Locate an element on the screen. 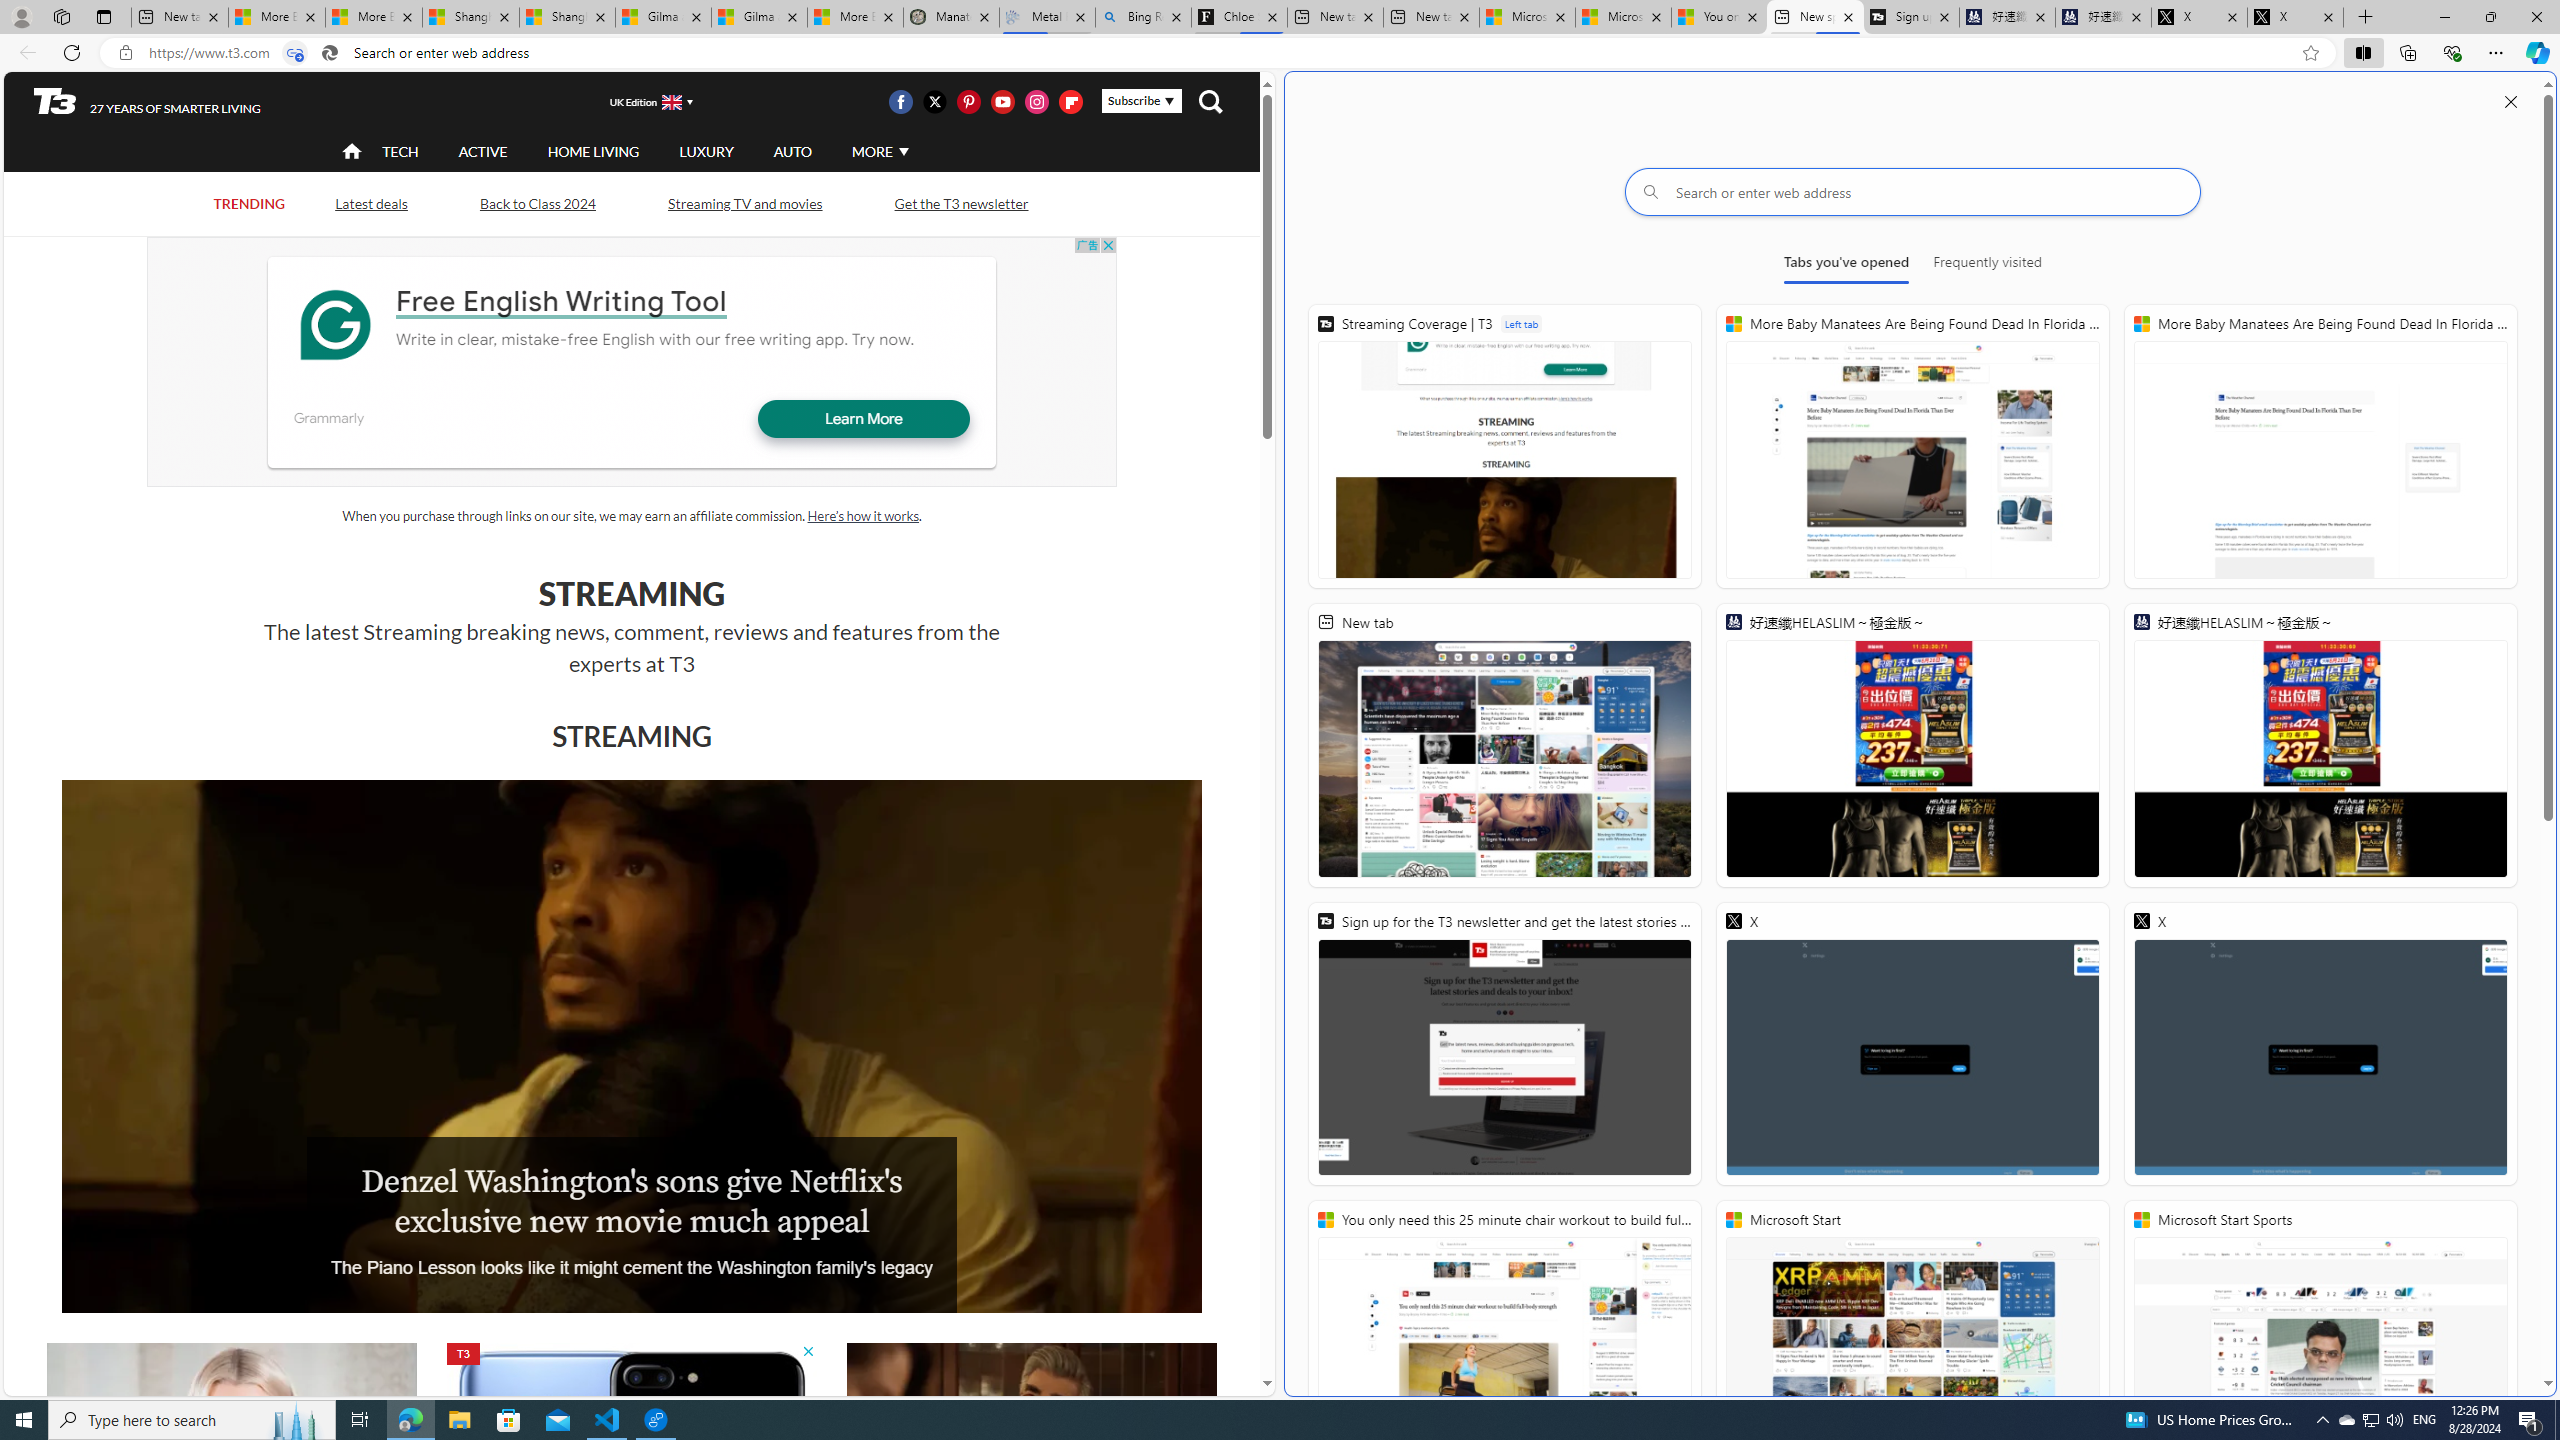 This screenshot has width=2560, height=1440. 'Visit us on Flipboard' is located at coordinates (1071, 100).